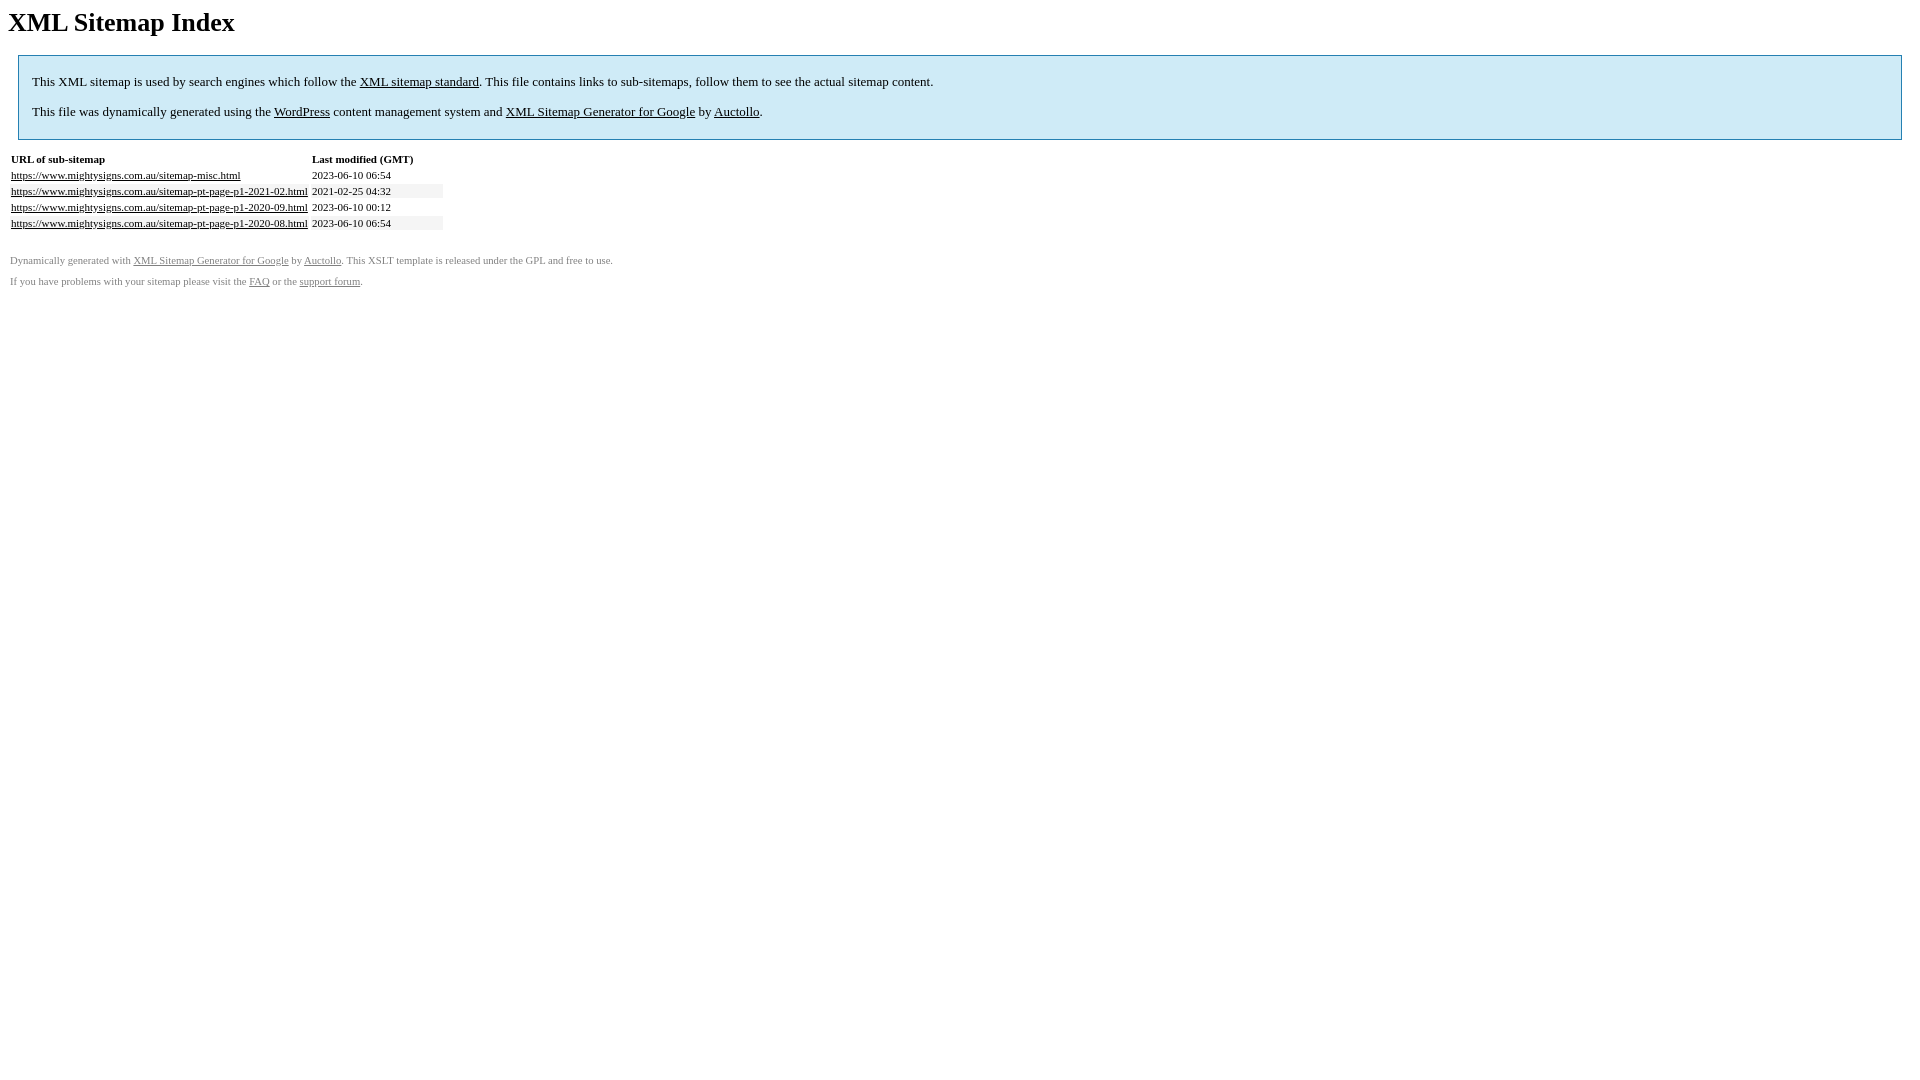 The image size is (1920, 1080). I want to click on 'Auctollo', so click(322, 259).